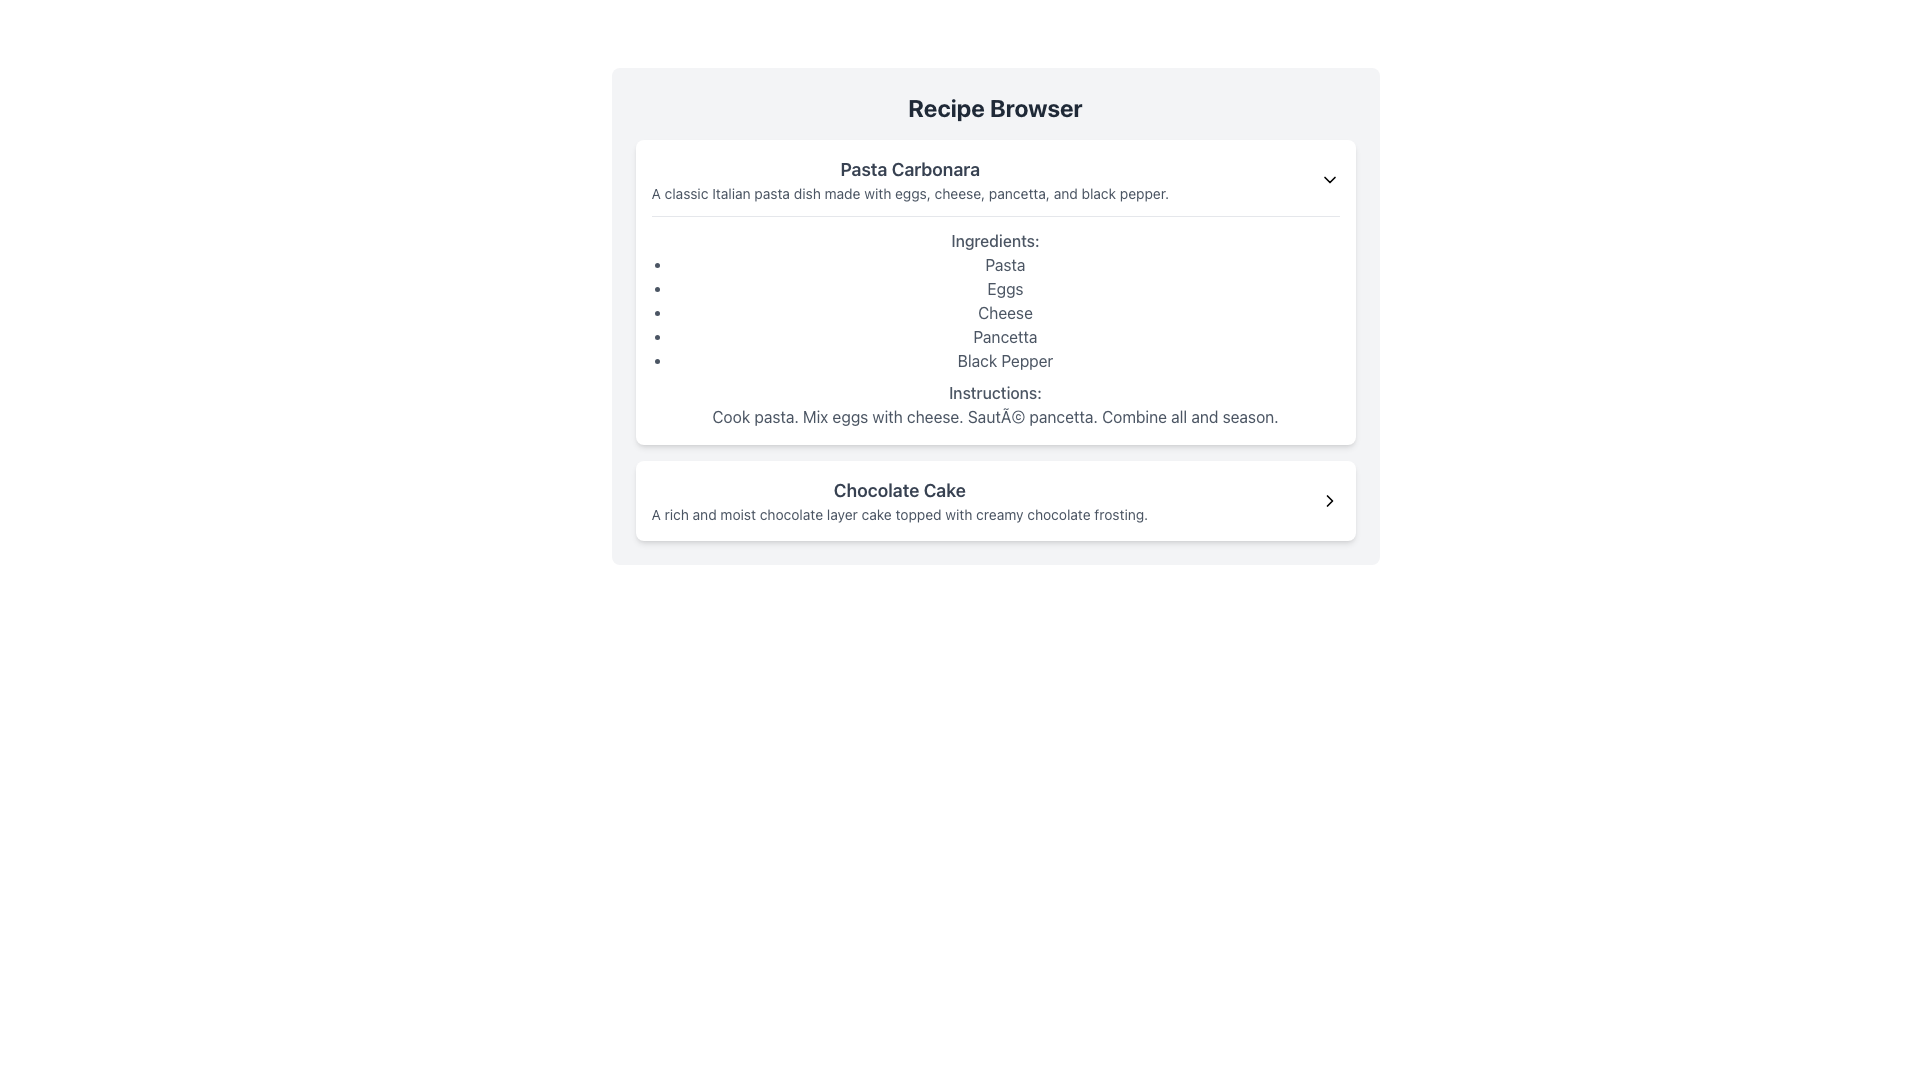 This screenshot has height=1080, width=1920. What do you see at coordinates (1005, 361) in the screenshot?
I see `the text content of the 'Black Pepper' list item, which is the fifth item in the ingredients list for the Pasta Carbonara recipe` at bounding box center [1005, 361].